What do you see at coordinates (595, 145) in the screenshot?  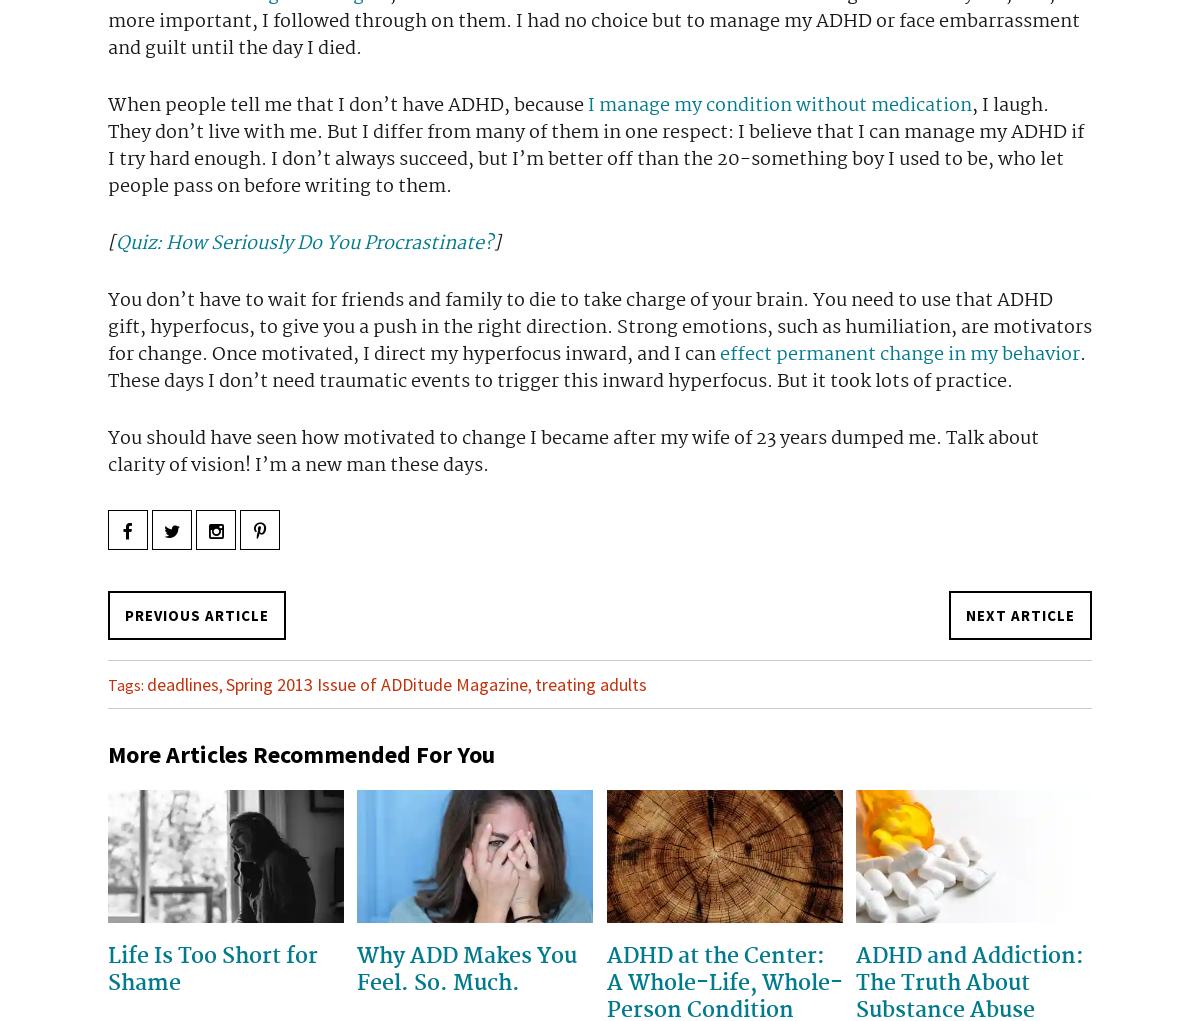 I see `', I laugh. They don’t live with me. But I differ from many of them in one respect: I believe that I can manage my ADHD if I try hard enough. I don’t always succeed, but I’m better off than the 20-something boy I used to be, who let people pass on before writing to them.'` at bounding box center [595, 145].